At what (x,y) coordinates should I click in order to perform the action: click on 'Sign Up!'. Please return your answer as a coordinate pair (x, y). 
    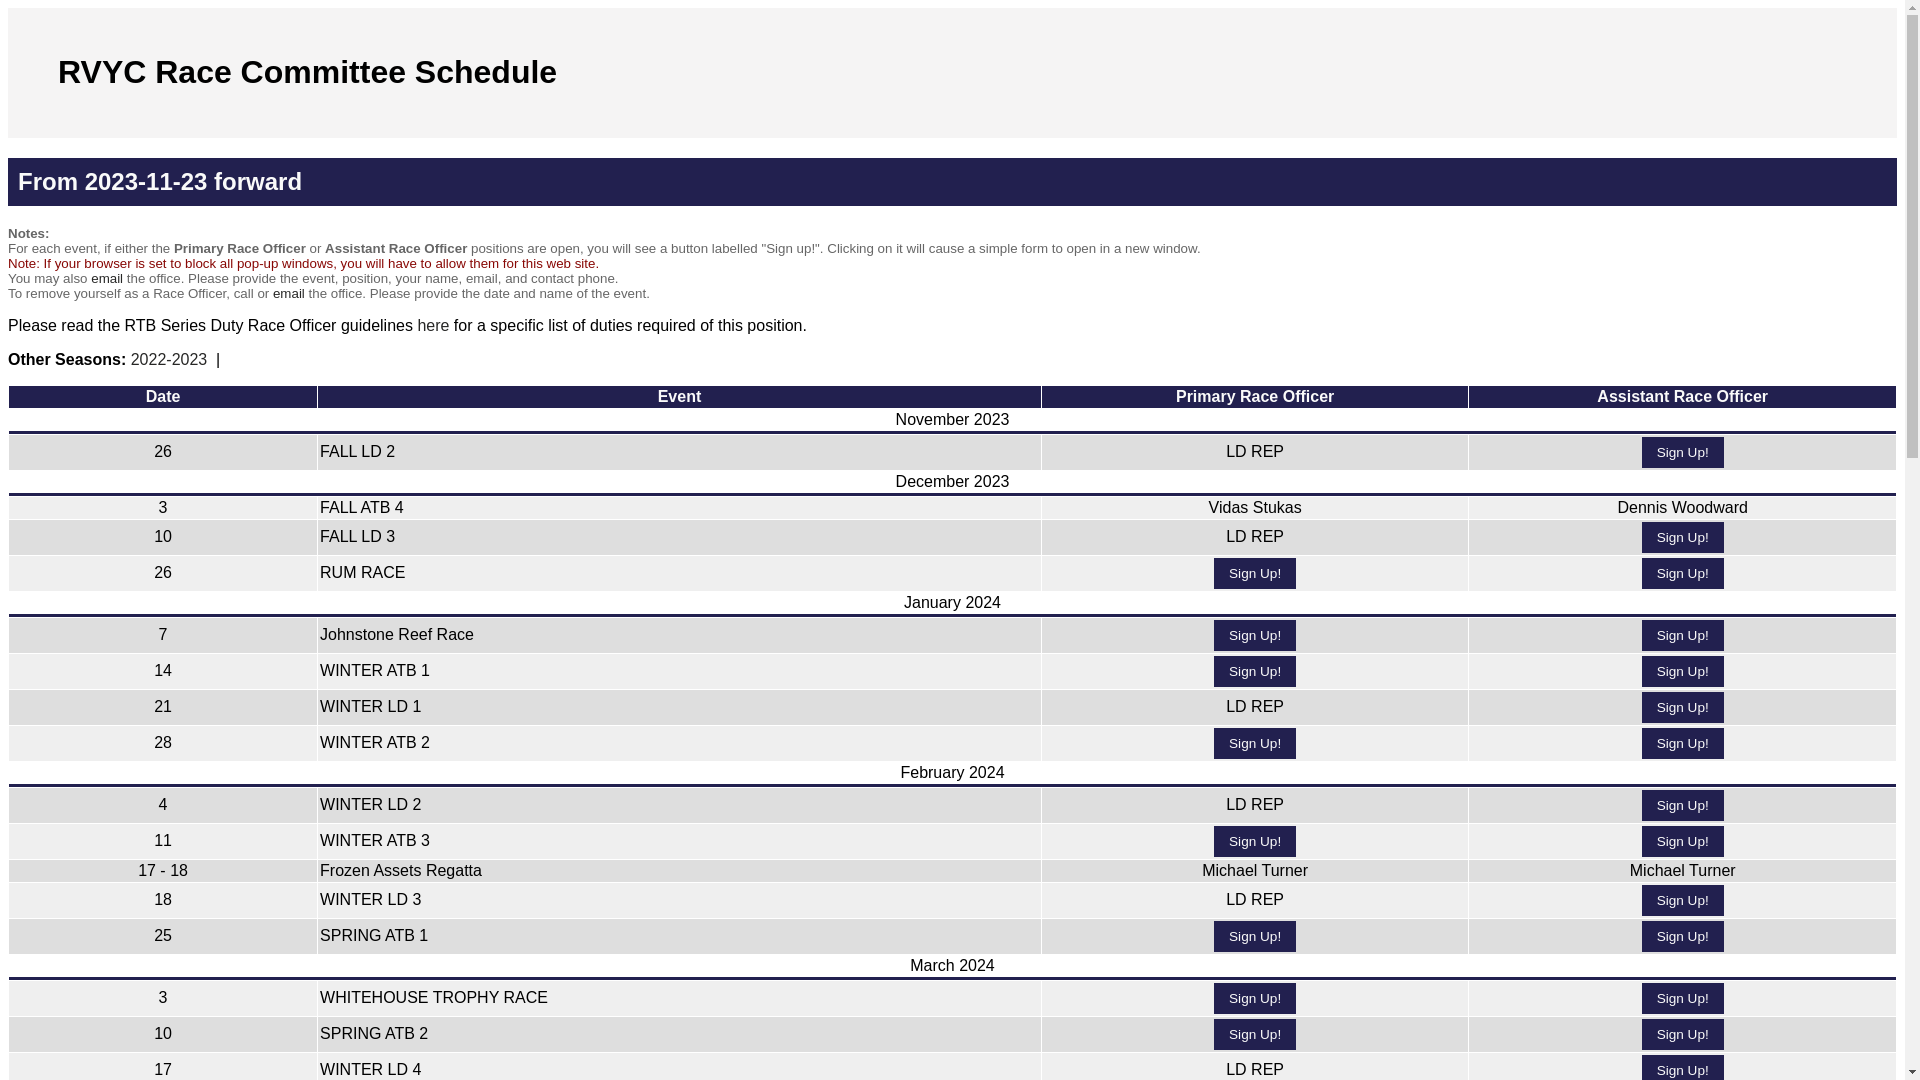
    Looking at the image, I should click on (1682, 804).